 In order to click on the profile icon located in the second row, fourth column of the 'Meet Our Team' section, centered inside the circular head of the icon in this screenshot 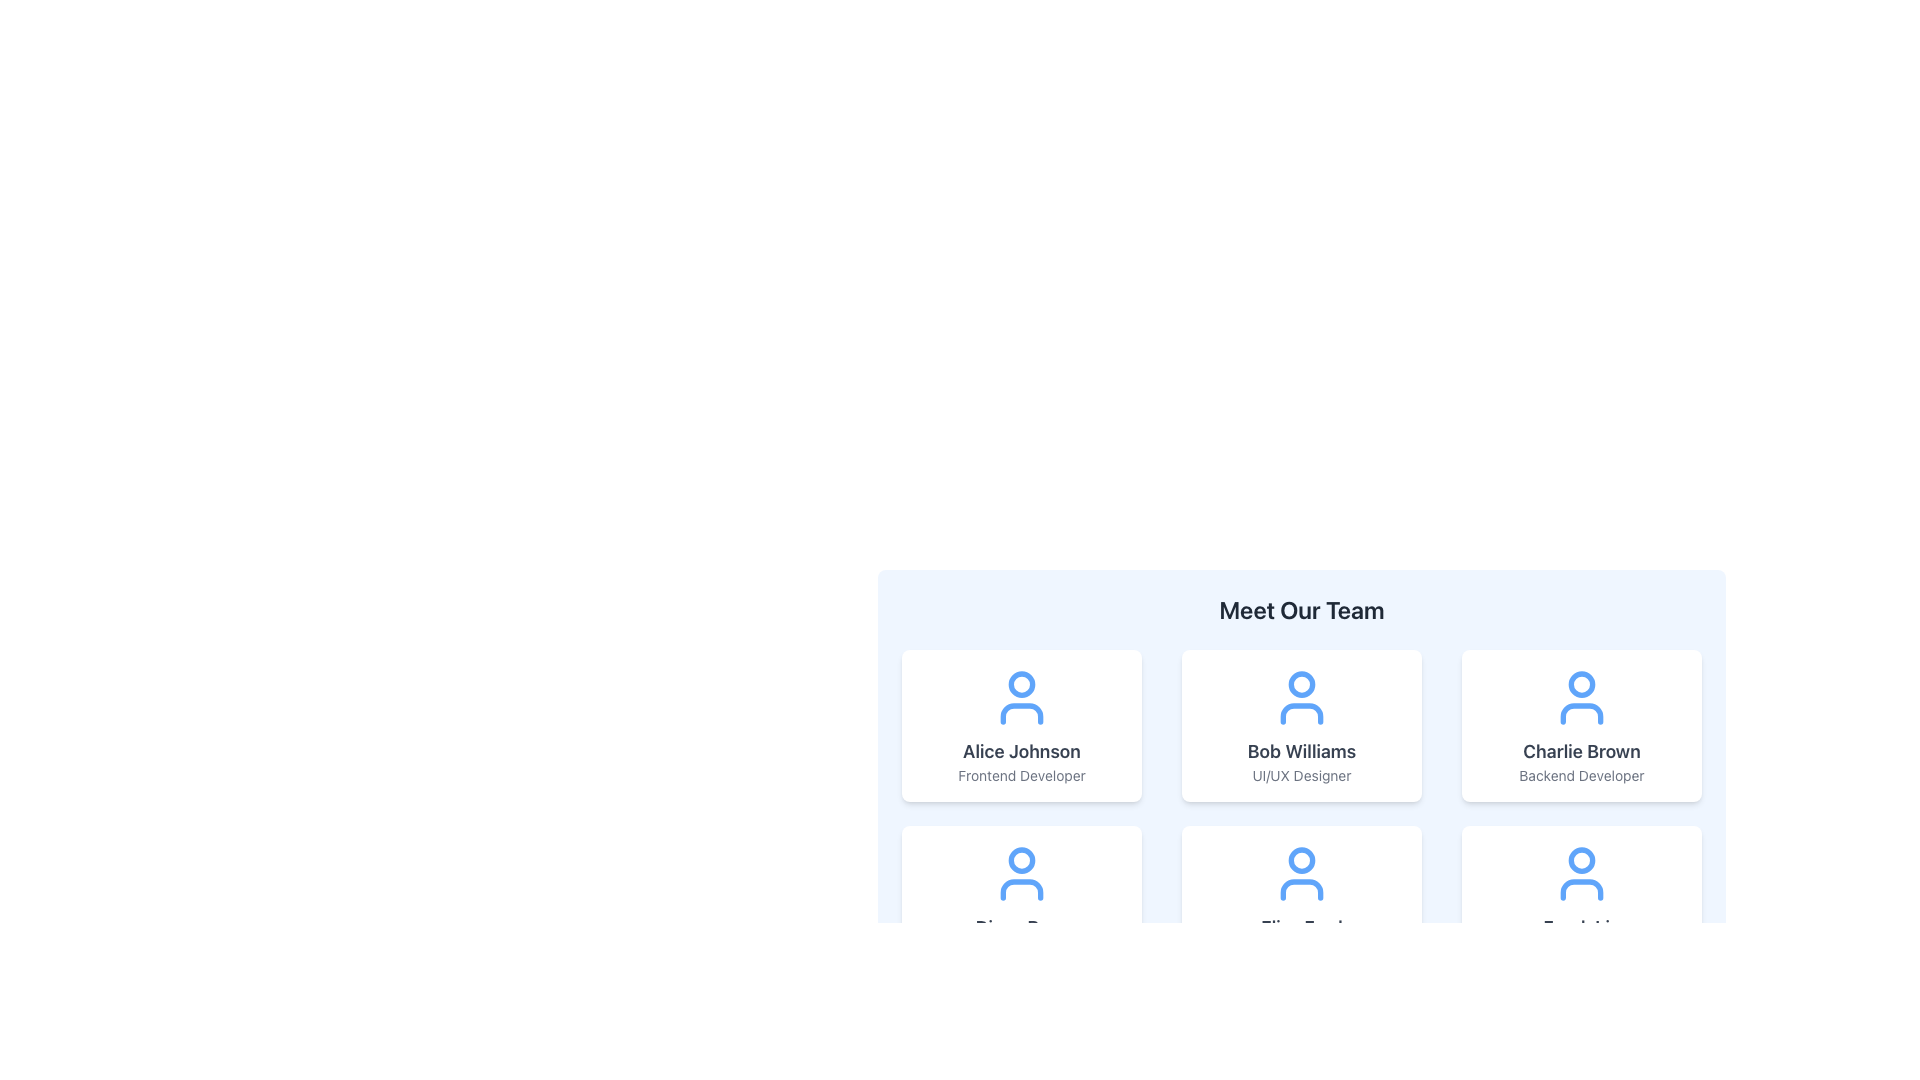, I will do `click(1301, 859)`.